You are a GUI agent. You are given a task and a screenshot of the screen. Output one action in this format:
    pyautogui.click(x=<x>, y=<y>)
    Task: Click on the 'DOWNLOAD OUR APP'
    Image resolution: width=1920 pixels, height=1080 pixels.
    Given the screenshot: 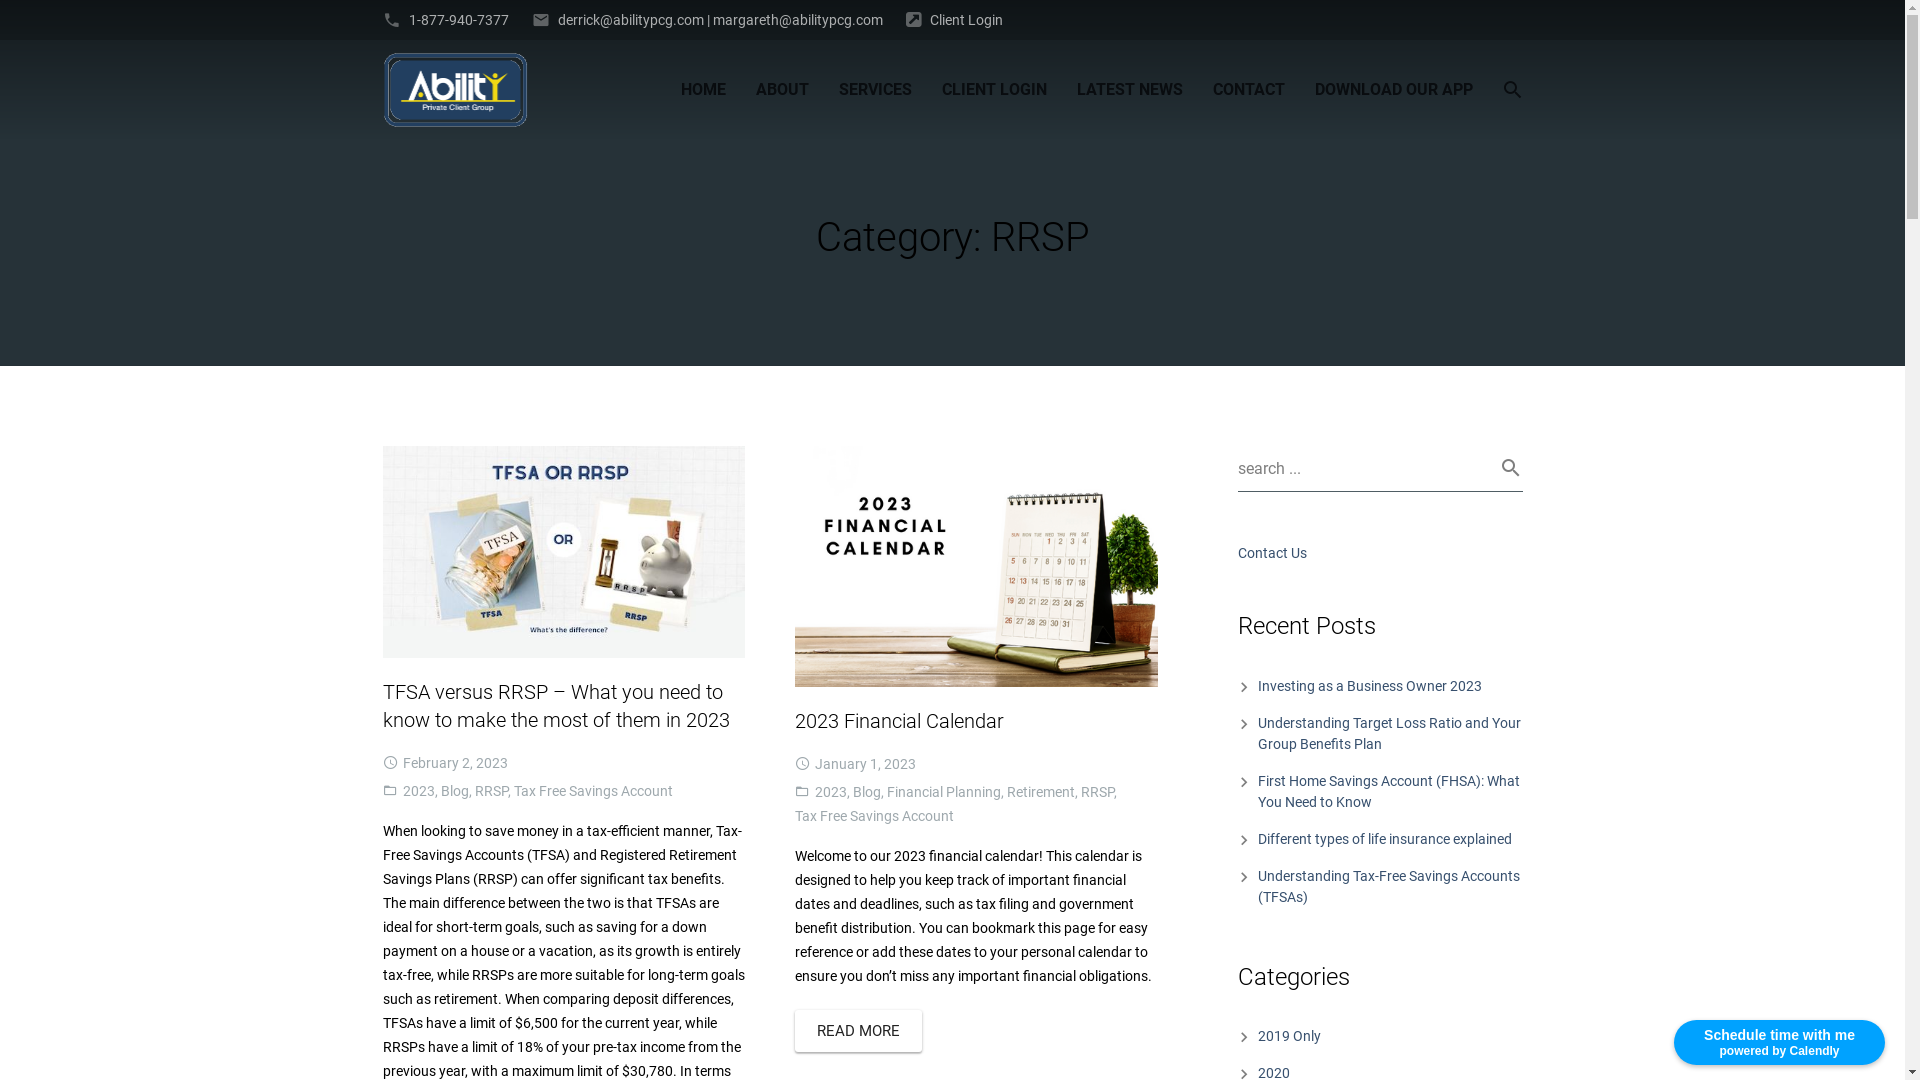 What is the action you would take?
    pyautogui.click(x=1392, y=88)
    